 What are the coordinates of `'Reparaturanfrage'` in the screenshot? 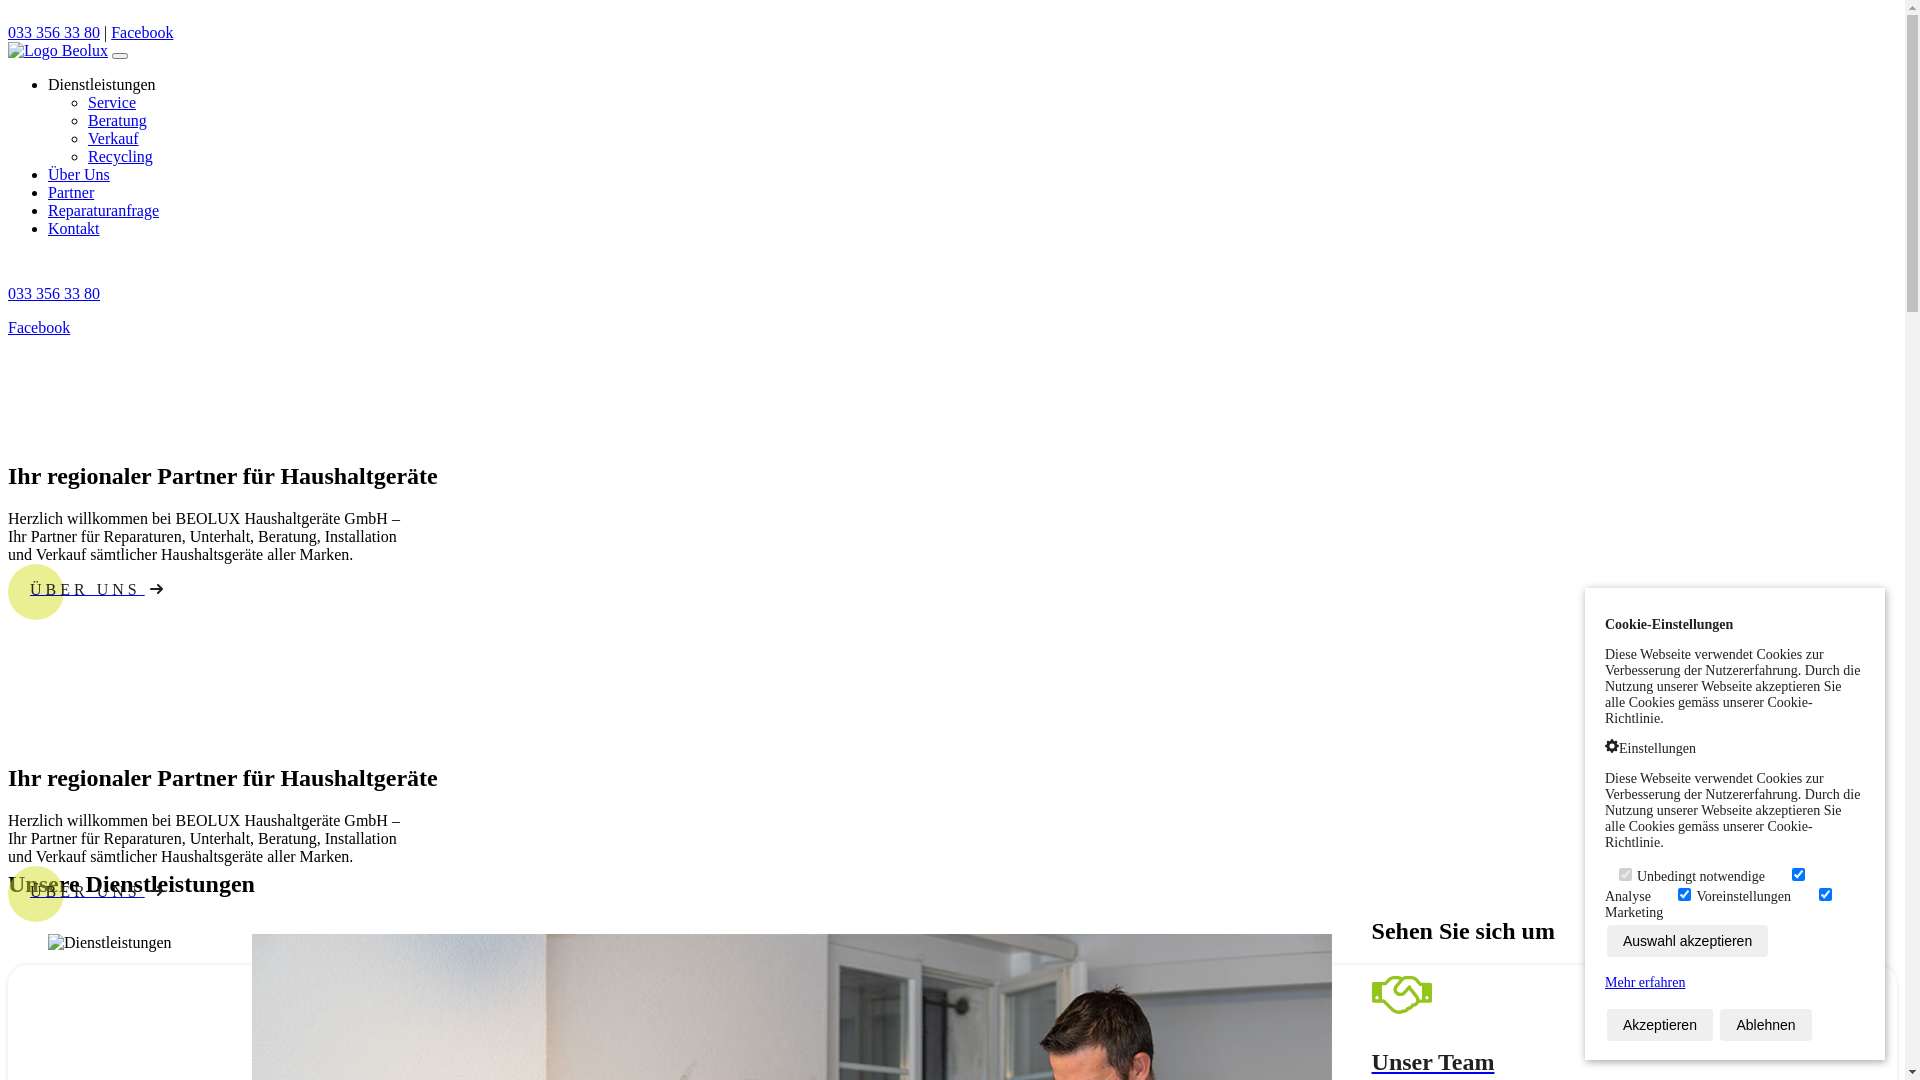 It's located at (102, 210).